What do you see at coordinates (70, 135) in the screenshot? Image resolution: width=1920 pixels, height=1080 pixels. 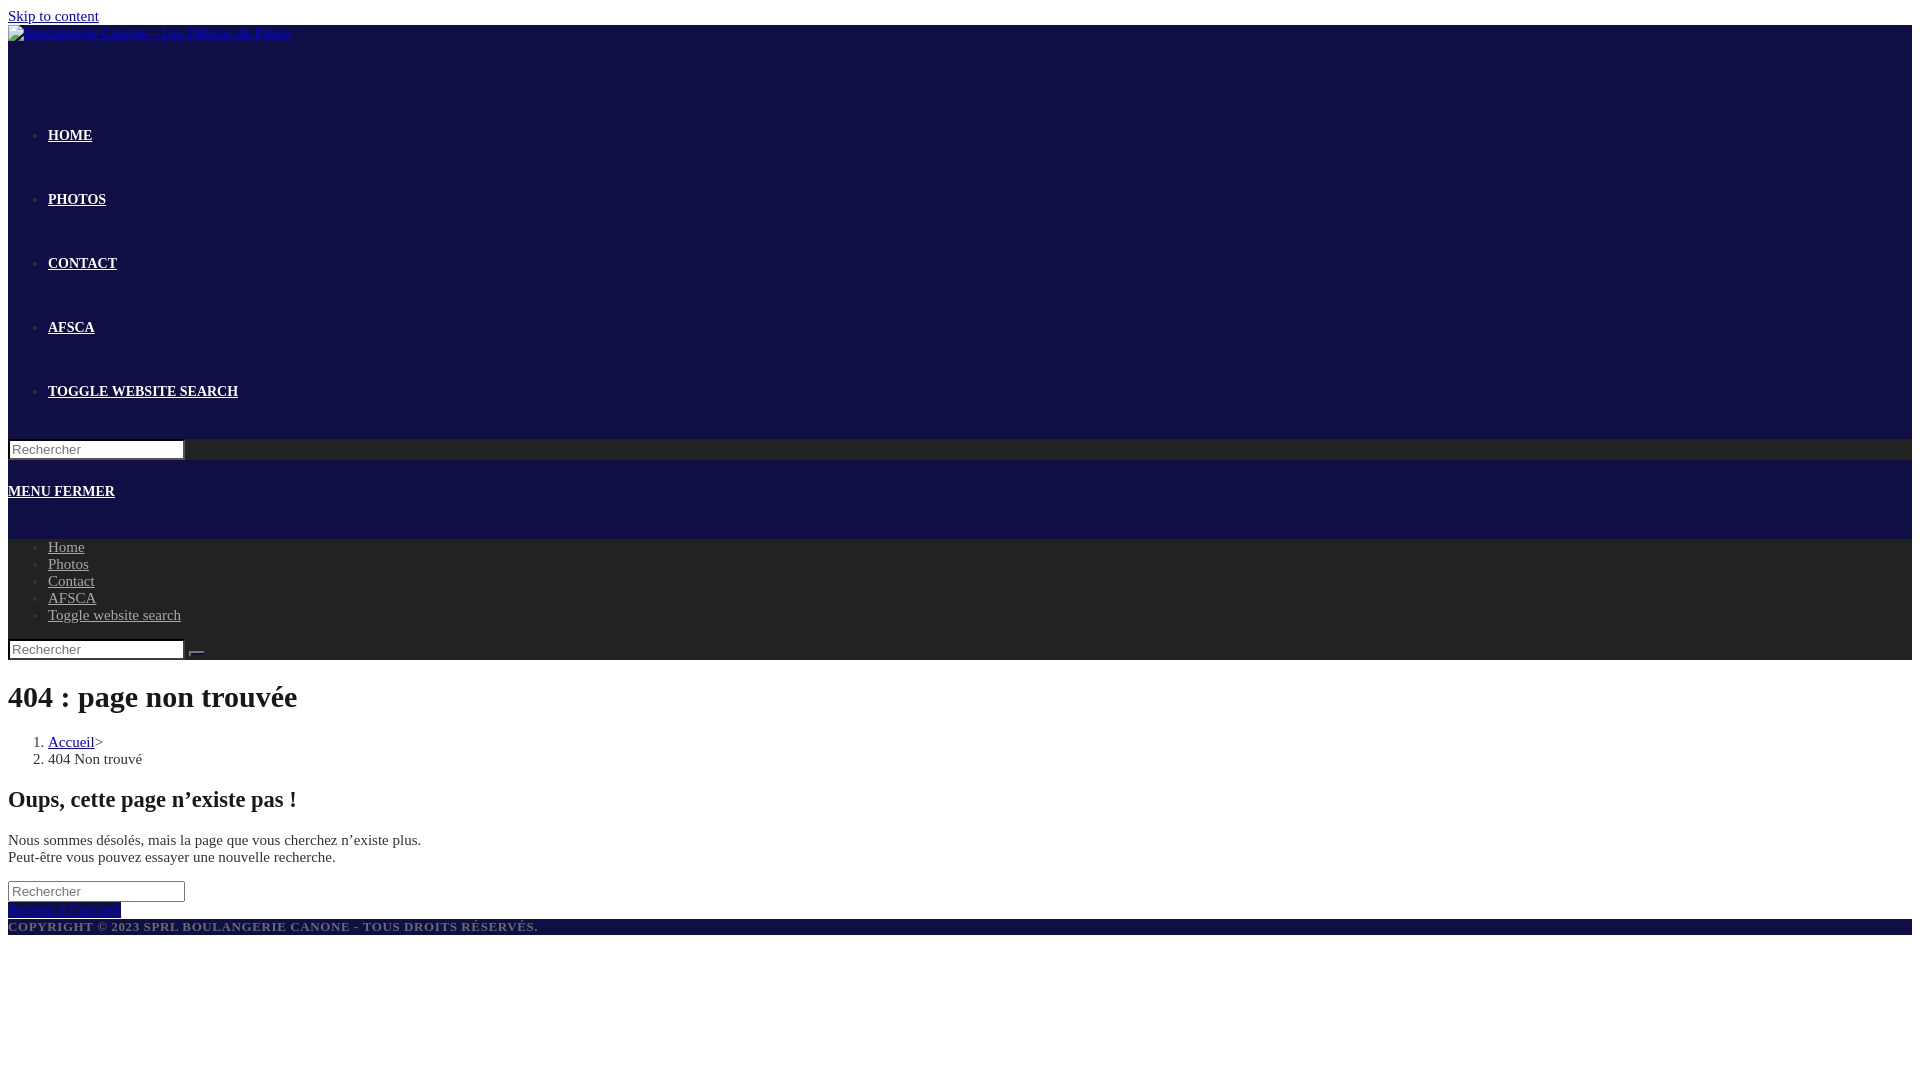 I see `'HOME'` at bounding box center [70, 135].